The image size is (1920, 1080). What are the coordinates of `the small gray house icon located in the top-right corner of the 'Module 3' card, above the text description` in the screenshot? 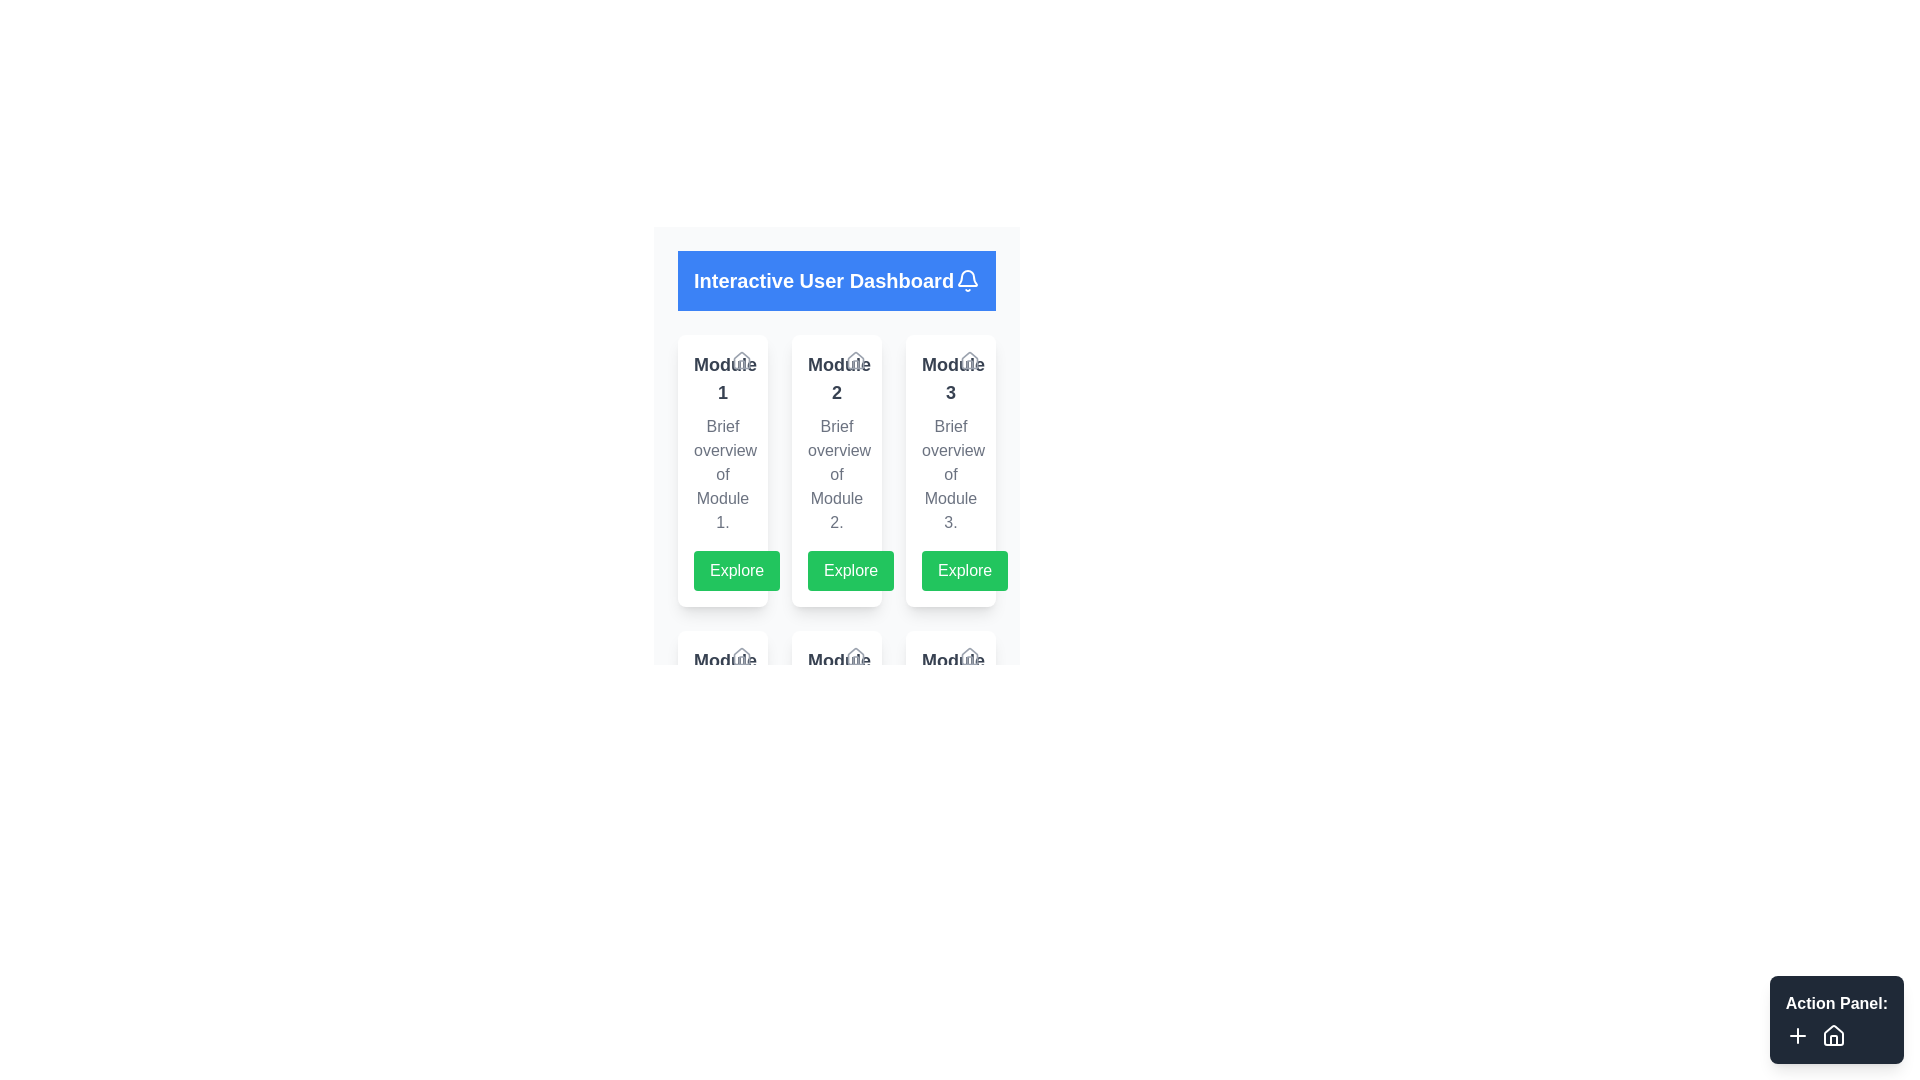 It's located at (969, 358).